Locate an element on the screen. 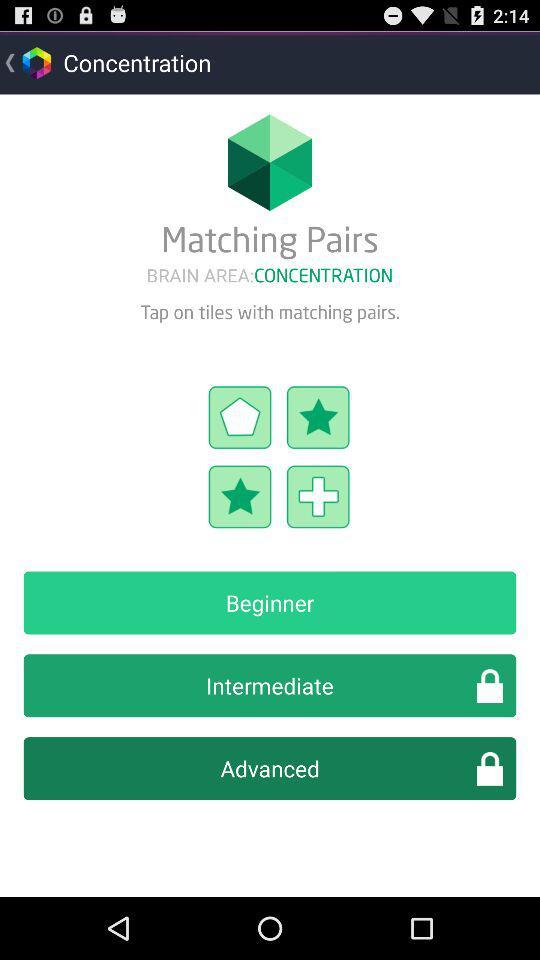 The height and width of the screenshot is (960, 540). beginner is located at coordinates (270, 601).